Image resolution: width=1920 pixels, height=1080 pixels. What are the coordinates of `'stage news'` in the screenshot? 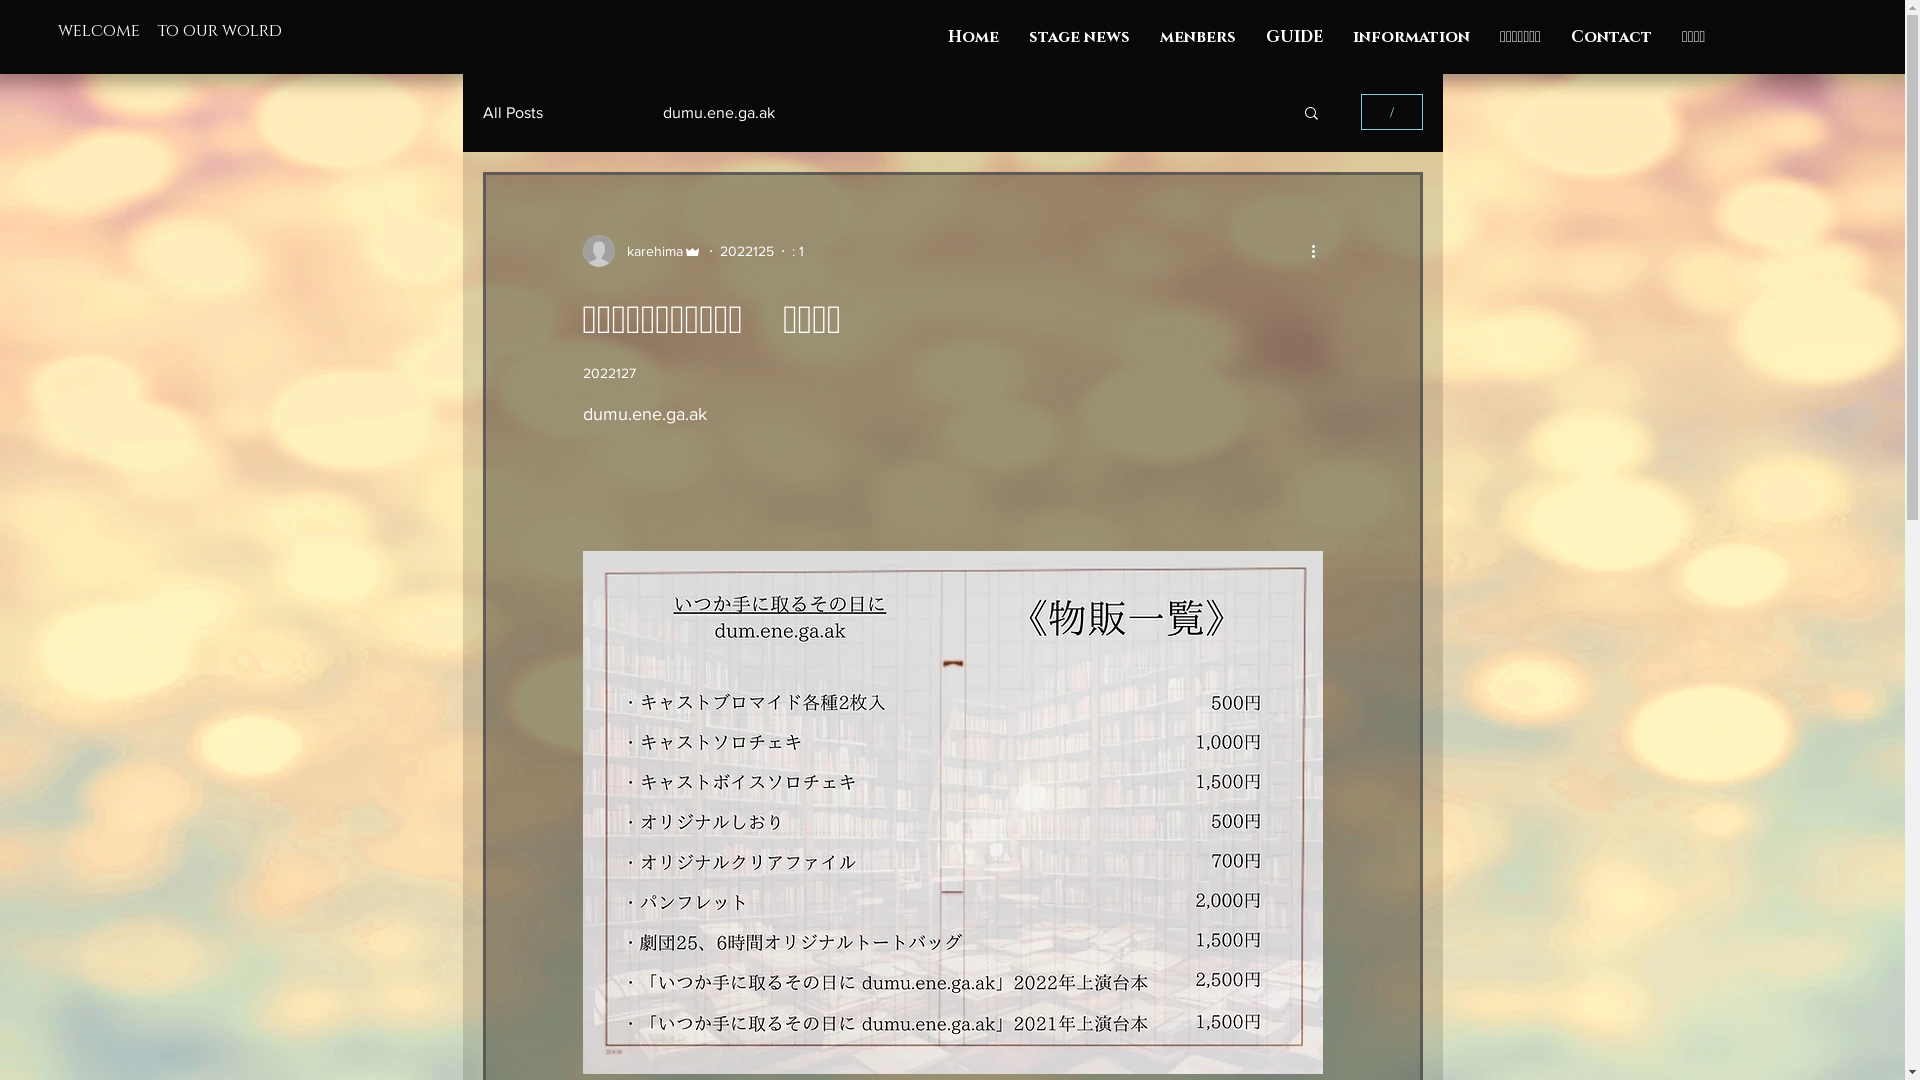 It's located at (1078, 37).